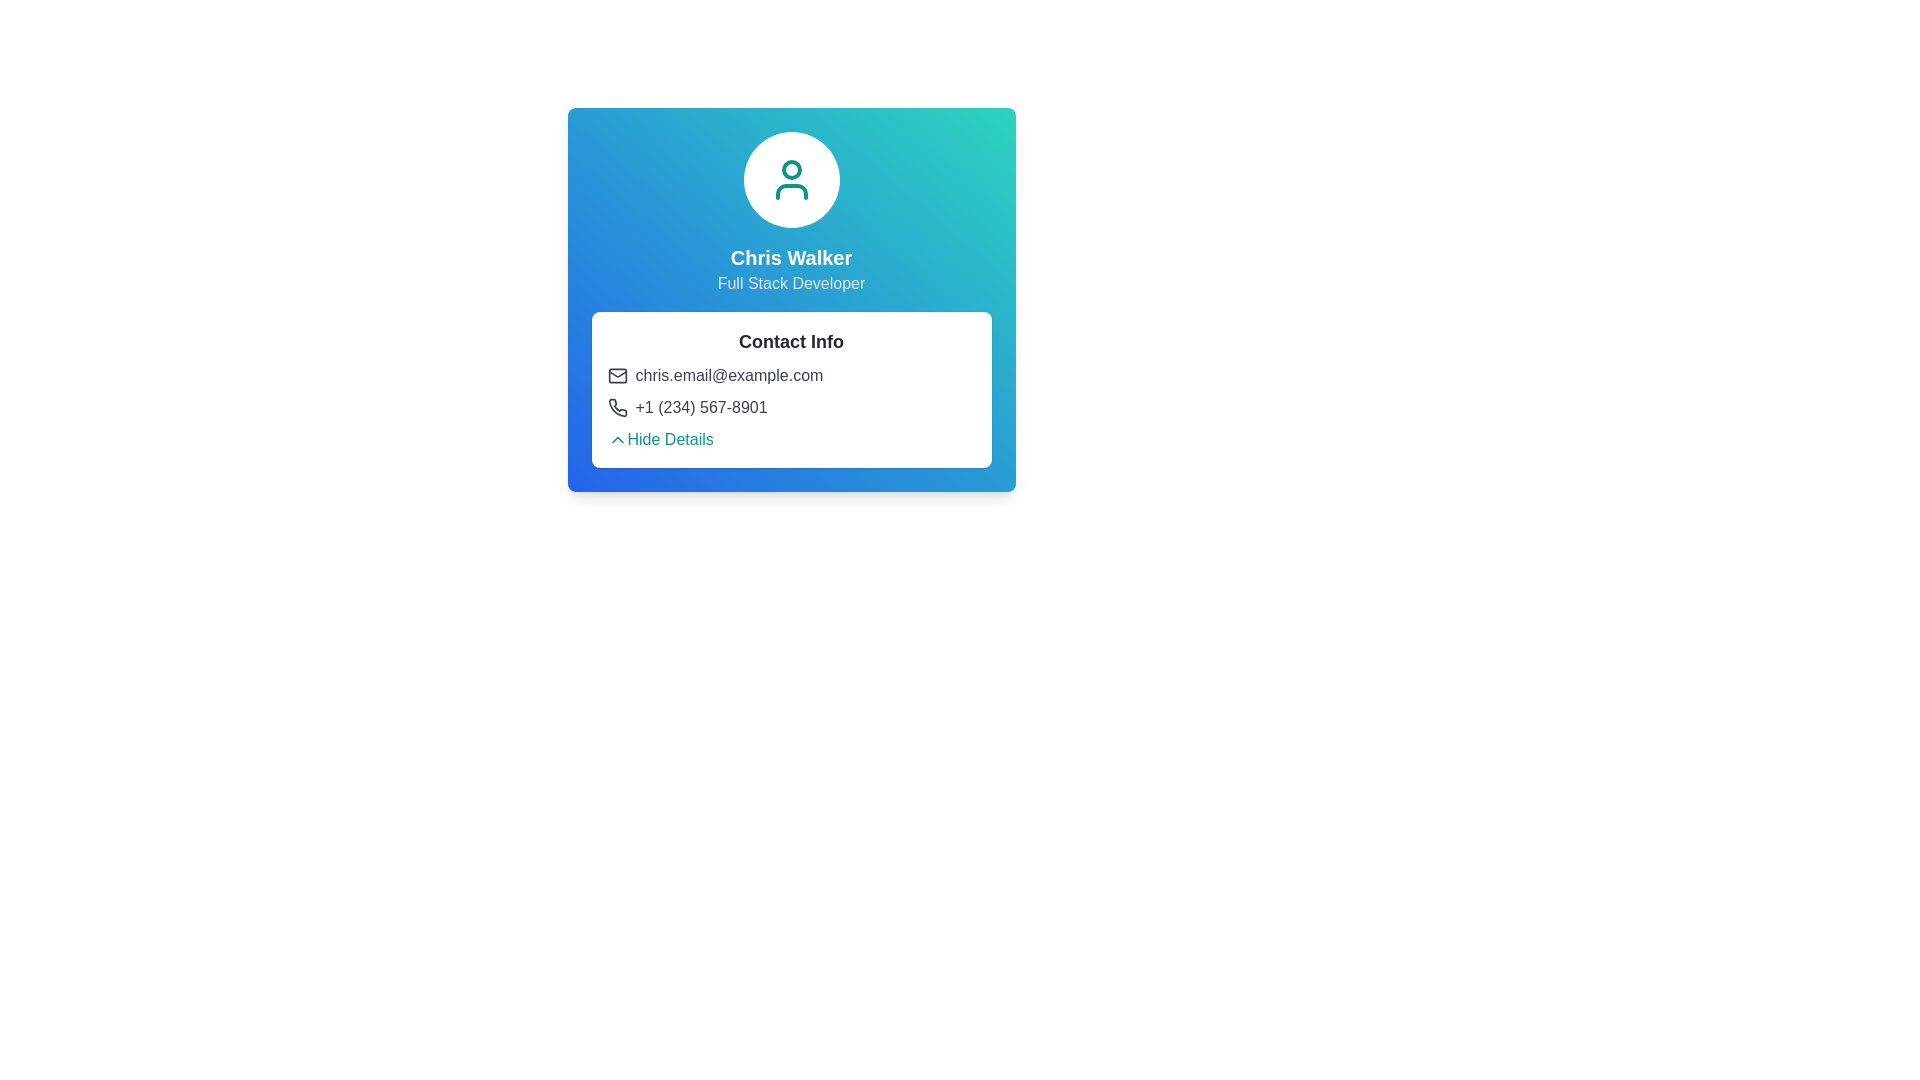  I want to click on the chevron icon located below the contact information of Chris Walker, so click(616, 438).